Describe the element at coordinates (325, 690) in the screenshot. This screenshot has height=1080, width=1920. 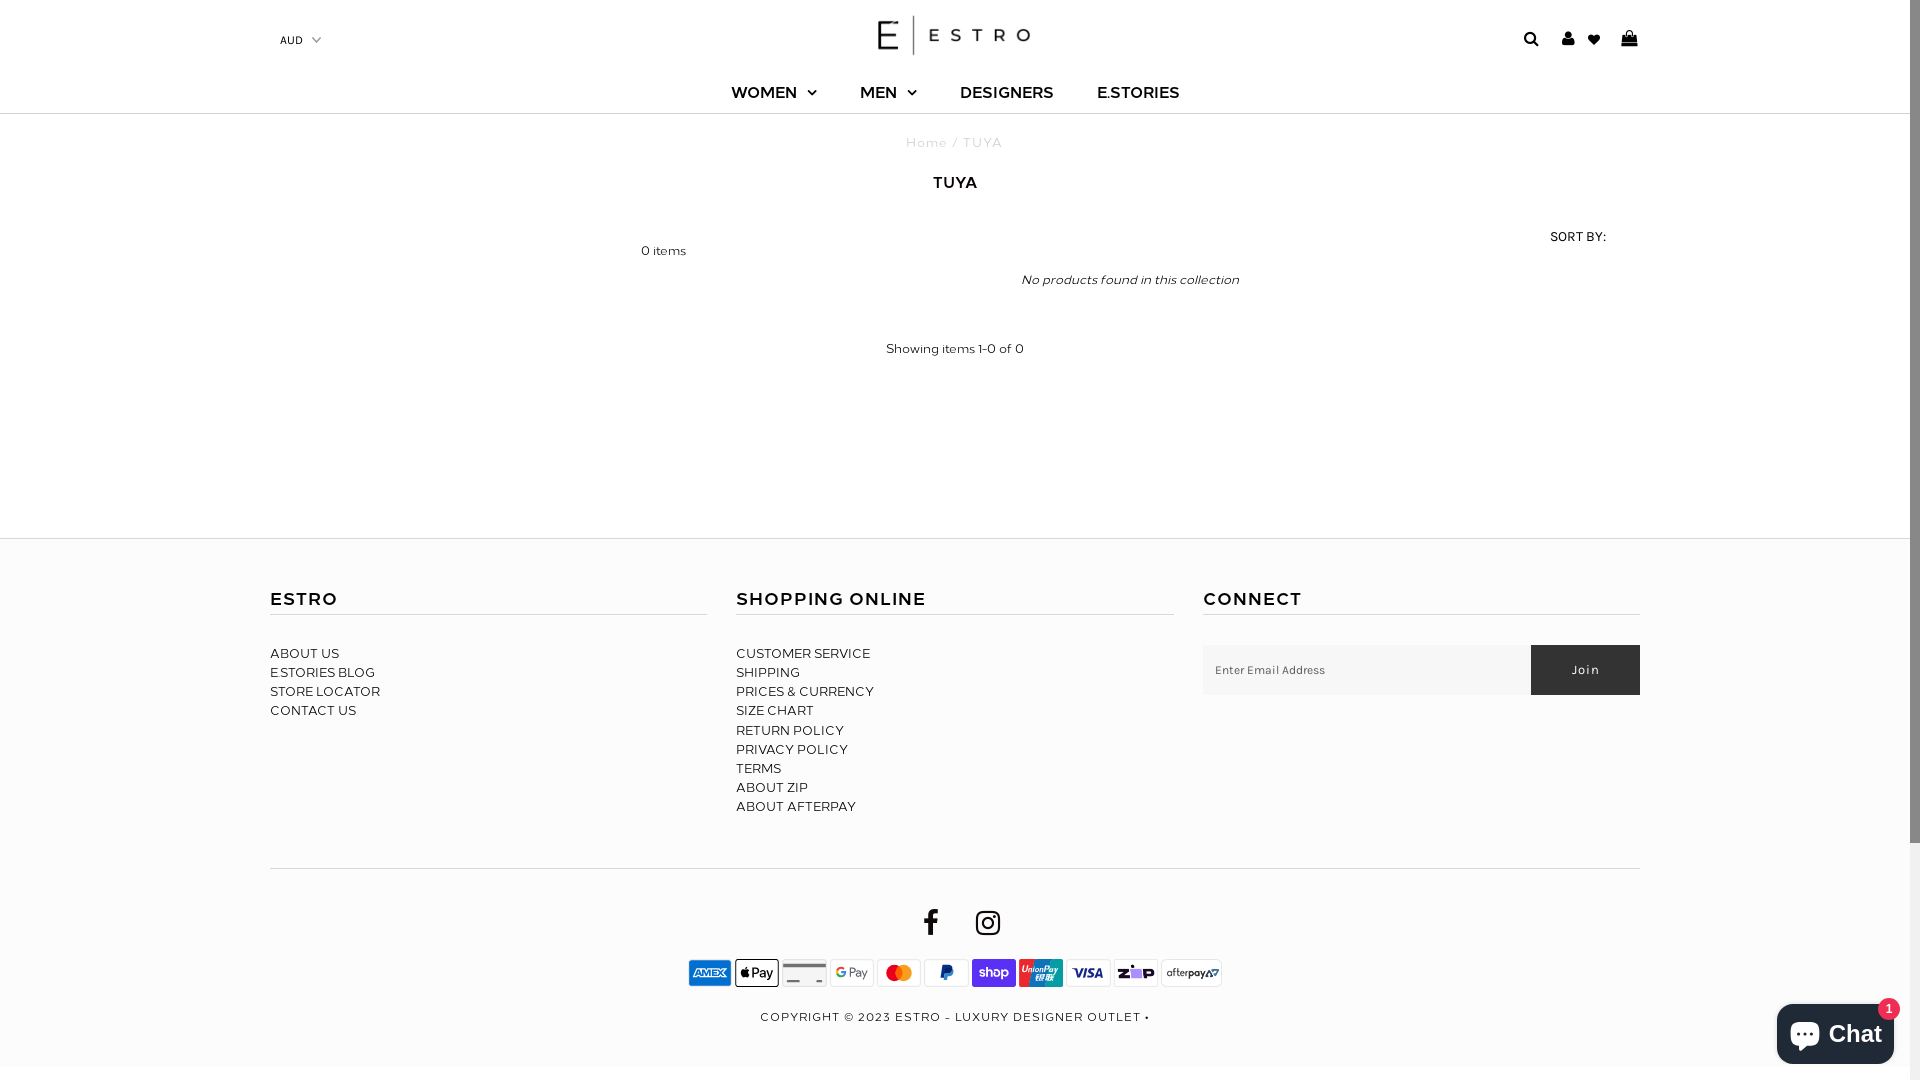
I see `'STORE LOCATOR'` at that location.